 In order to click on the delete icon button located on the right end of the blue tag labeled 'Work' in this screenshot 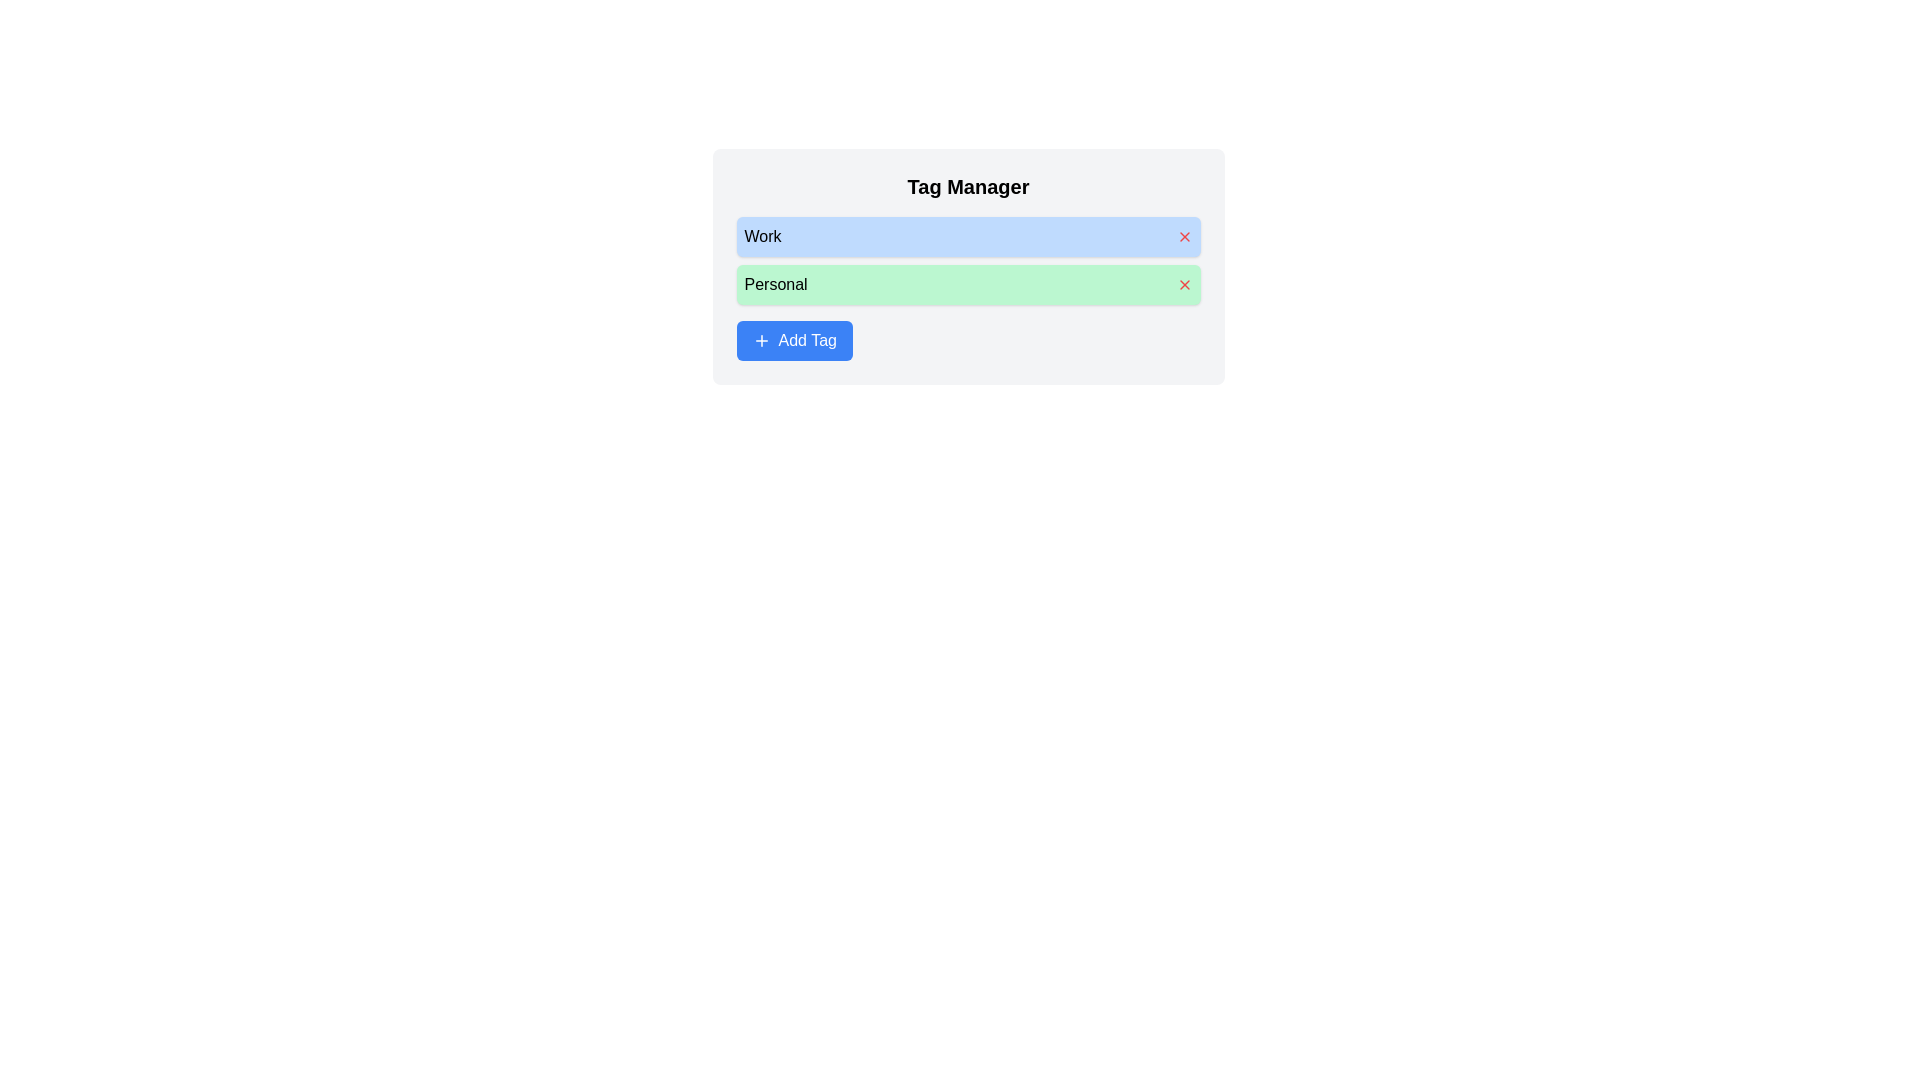, I will do `click(1184, 235)`.